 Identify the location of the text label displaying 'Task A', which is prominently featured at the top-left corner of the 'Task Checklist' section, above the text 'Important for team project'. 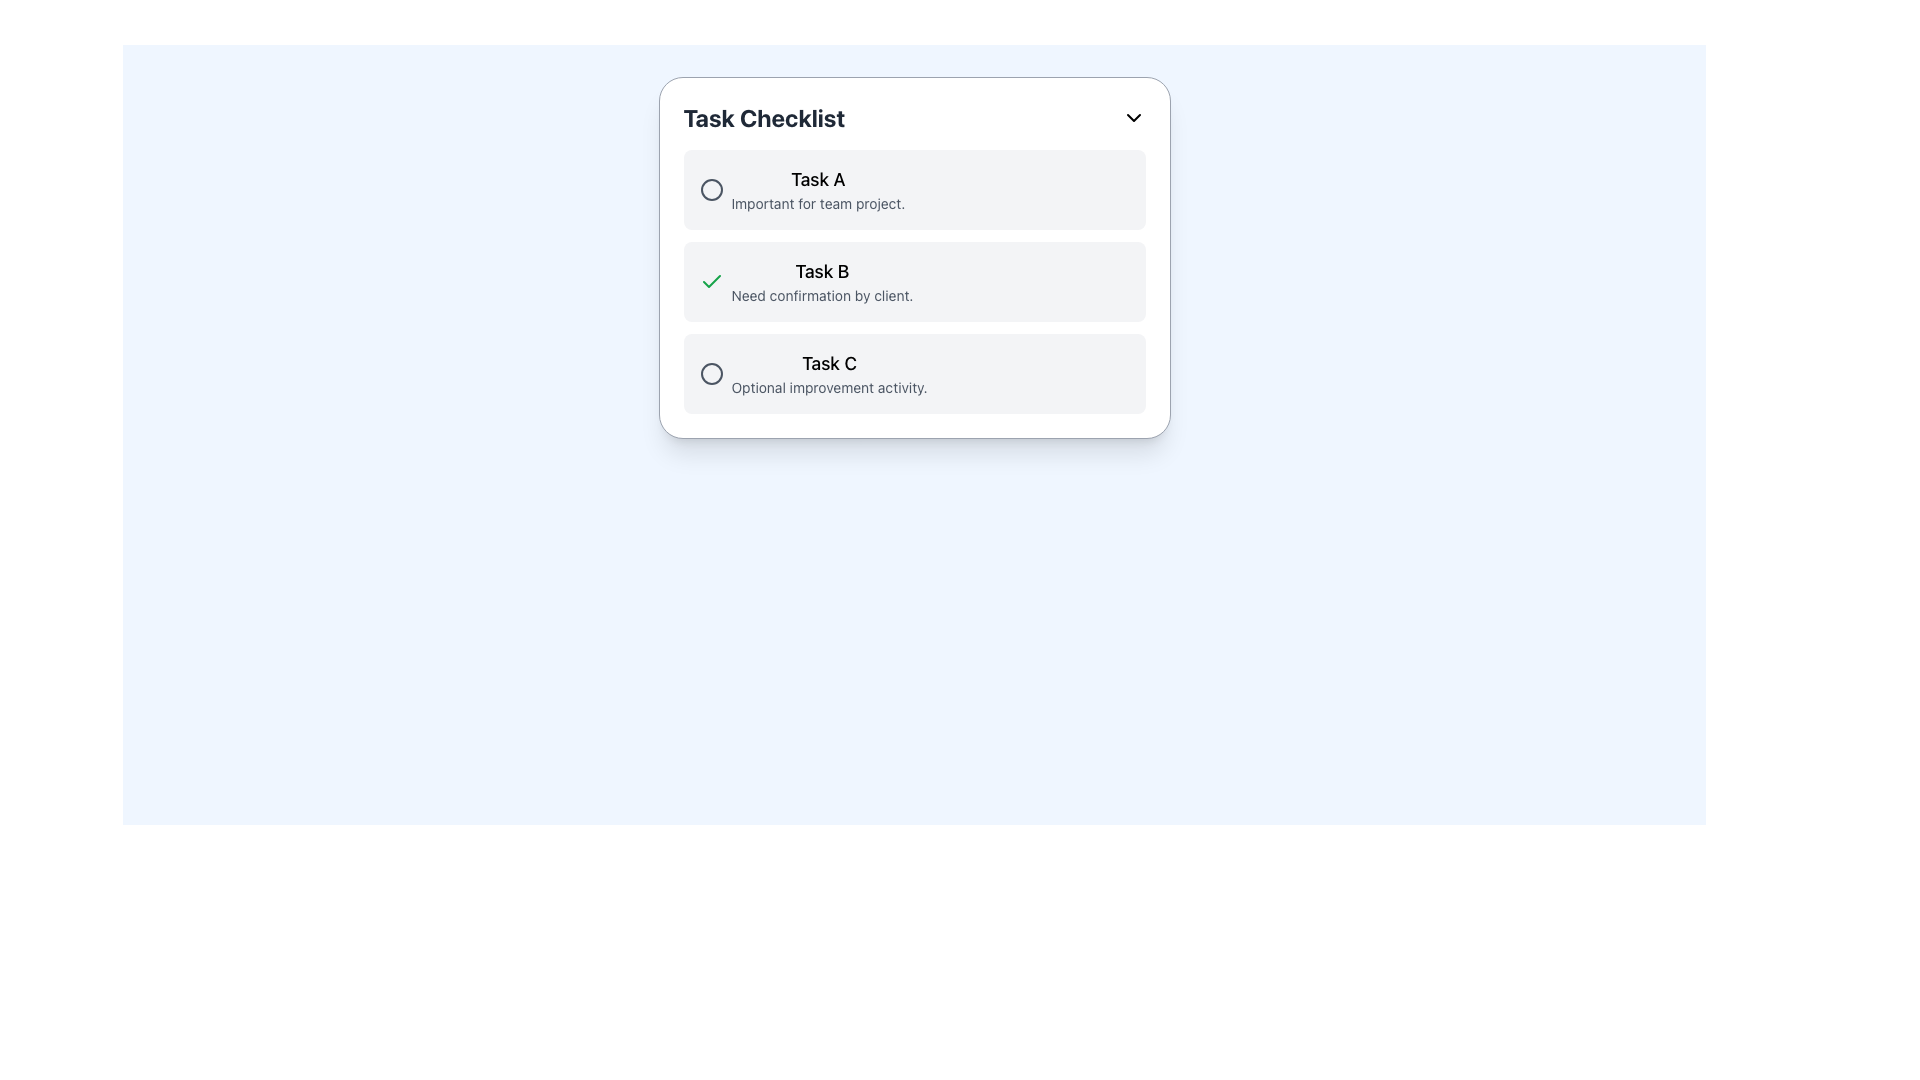
(818, 180).